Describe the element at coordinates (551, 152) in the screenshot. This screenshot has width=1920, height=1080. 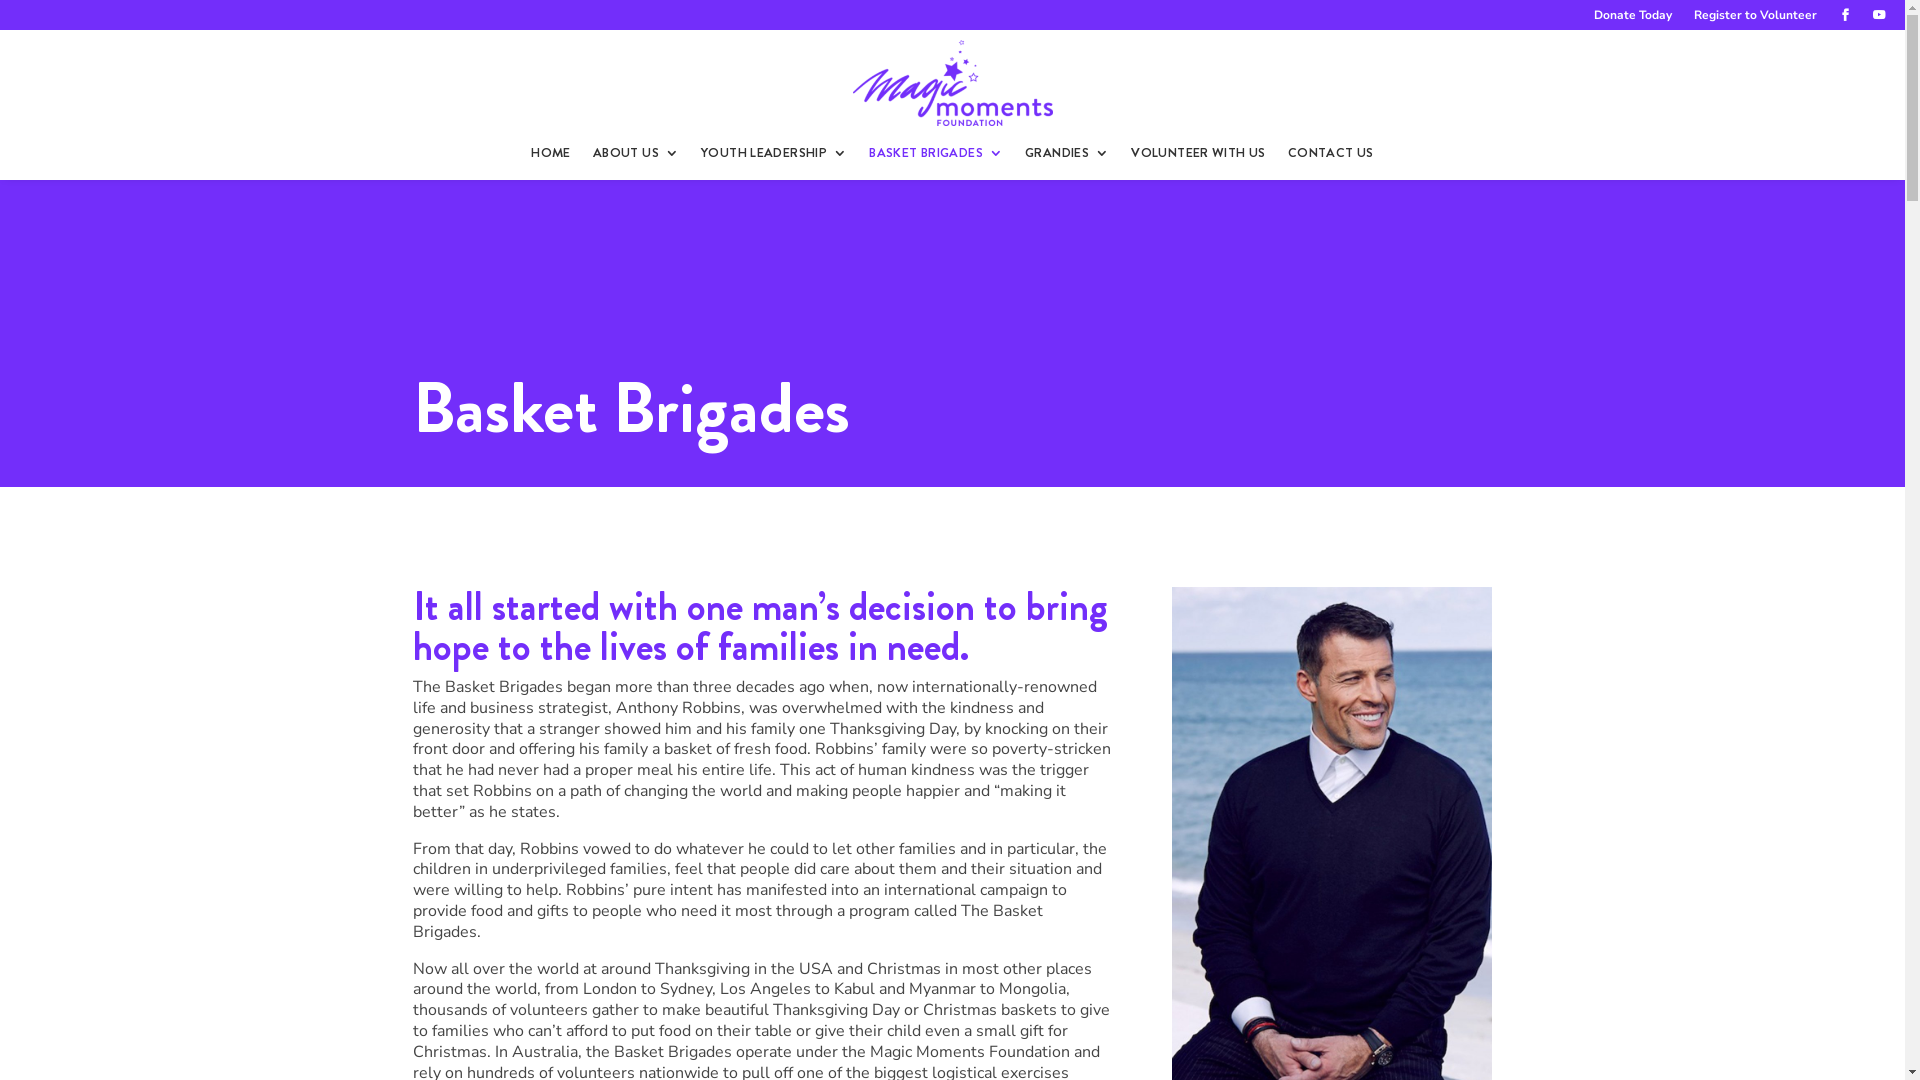
I see `'HOME'` at that location.